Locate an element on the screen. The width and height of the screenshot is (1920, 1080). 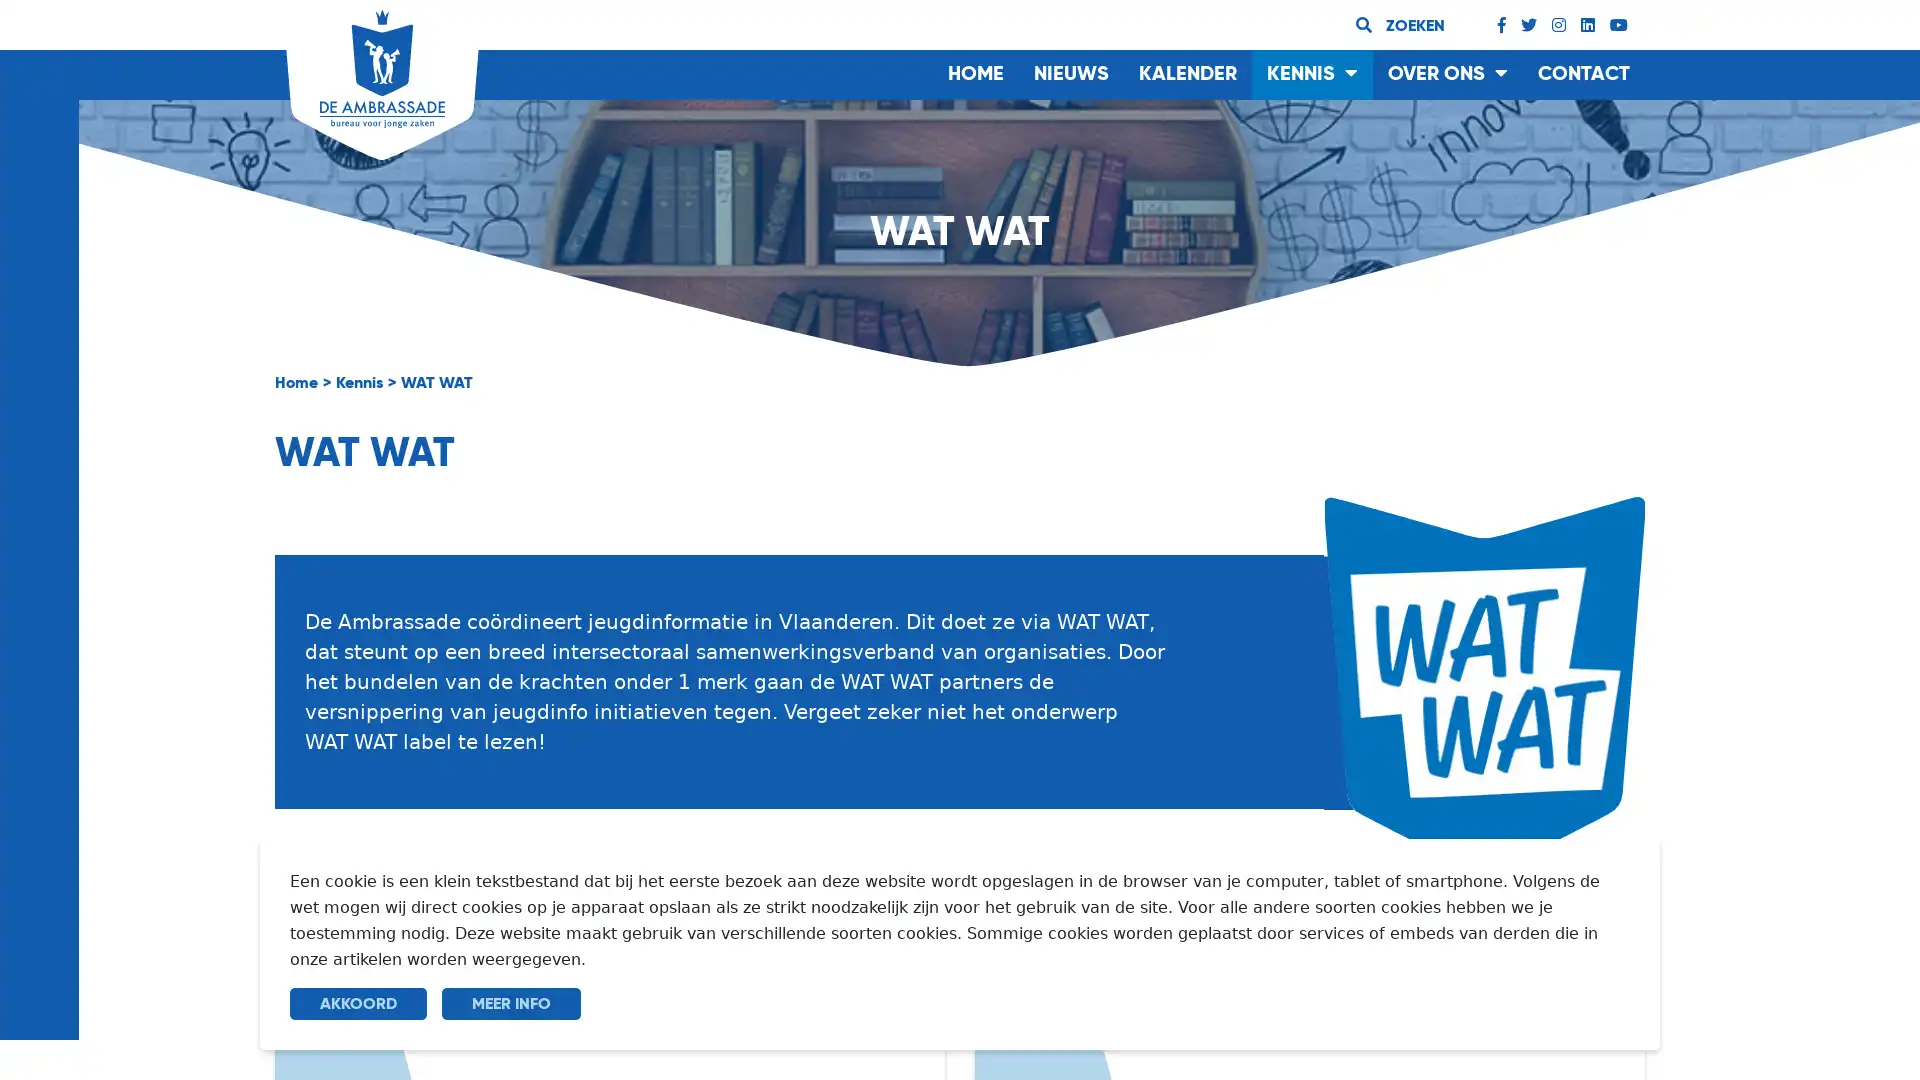
AKKOORD is located at coordinates (358, 1003).